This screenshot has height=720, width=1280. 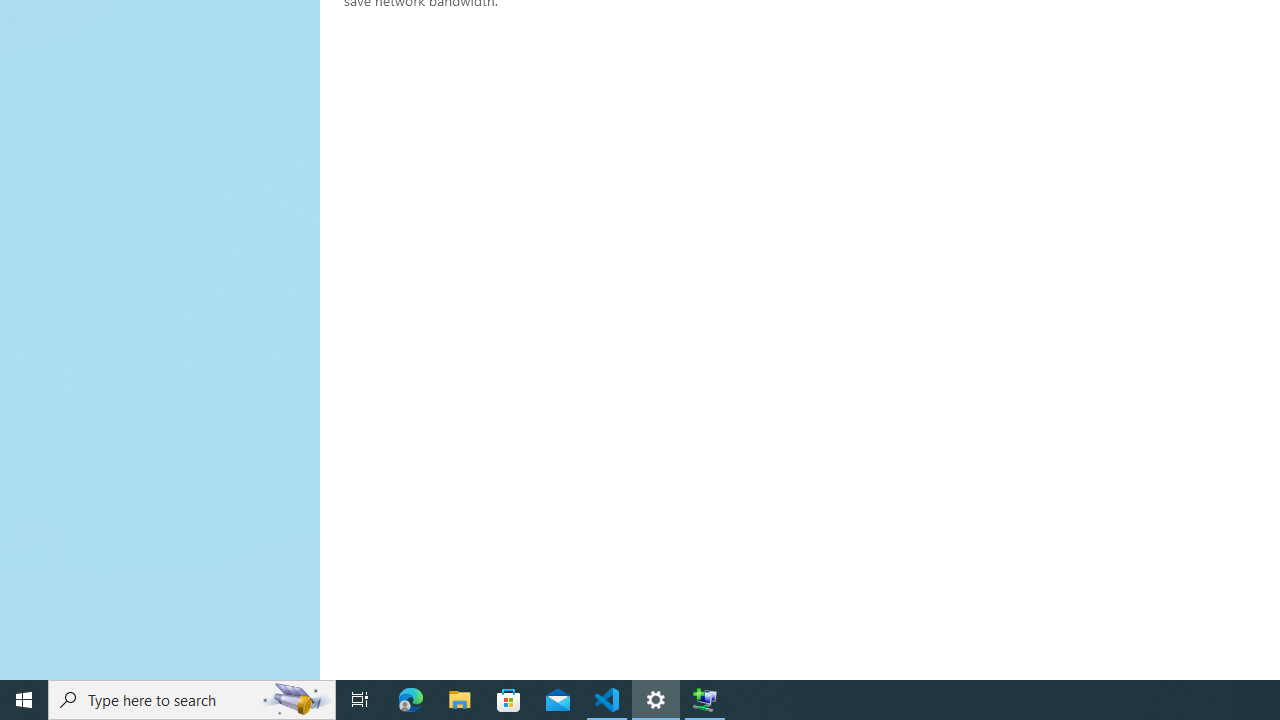 I want to click on 'Extensible Wizards Host Process - 1 running window', so click(x=705, y=698).